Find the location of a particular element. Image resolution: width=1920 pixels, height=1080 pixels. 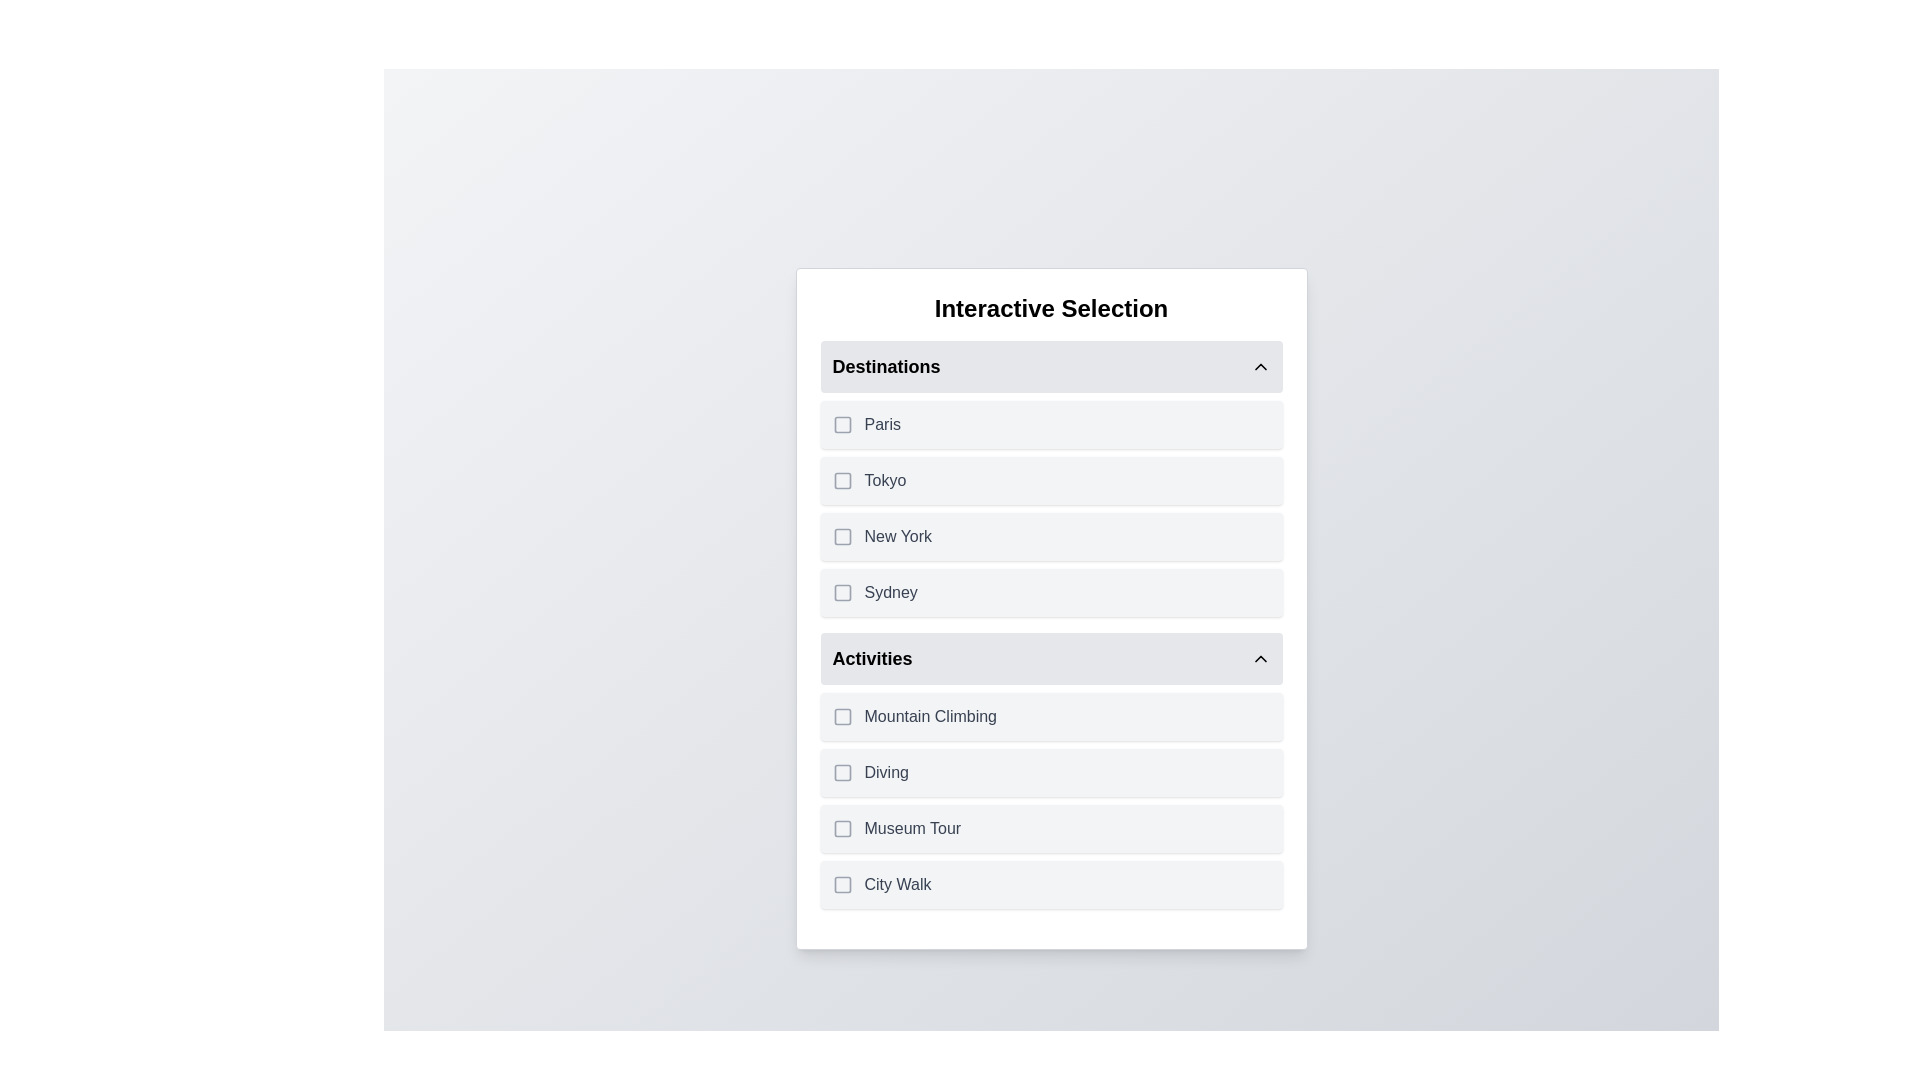

the item Museum Tour to trigger its hover effect is located at coordinates (1050, 829).